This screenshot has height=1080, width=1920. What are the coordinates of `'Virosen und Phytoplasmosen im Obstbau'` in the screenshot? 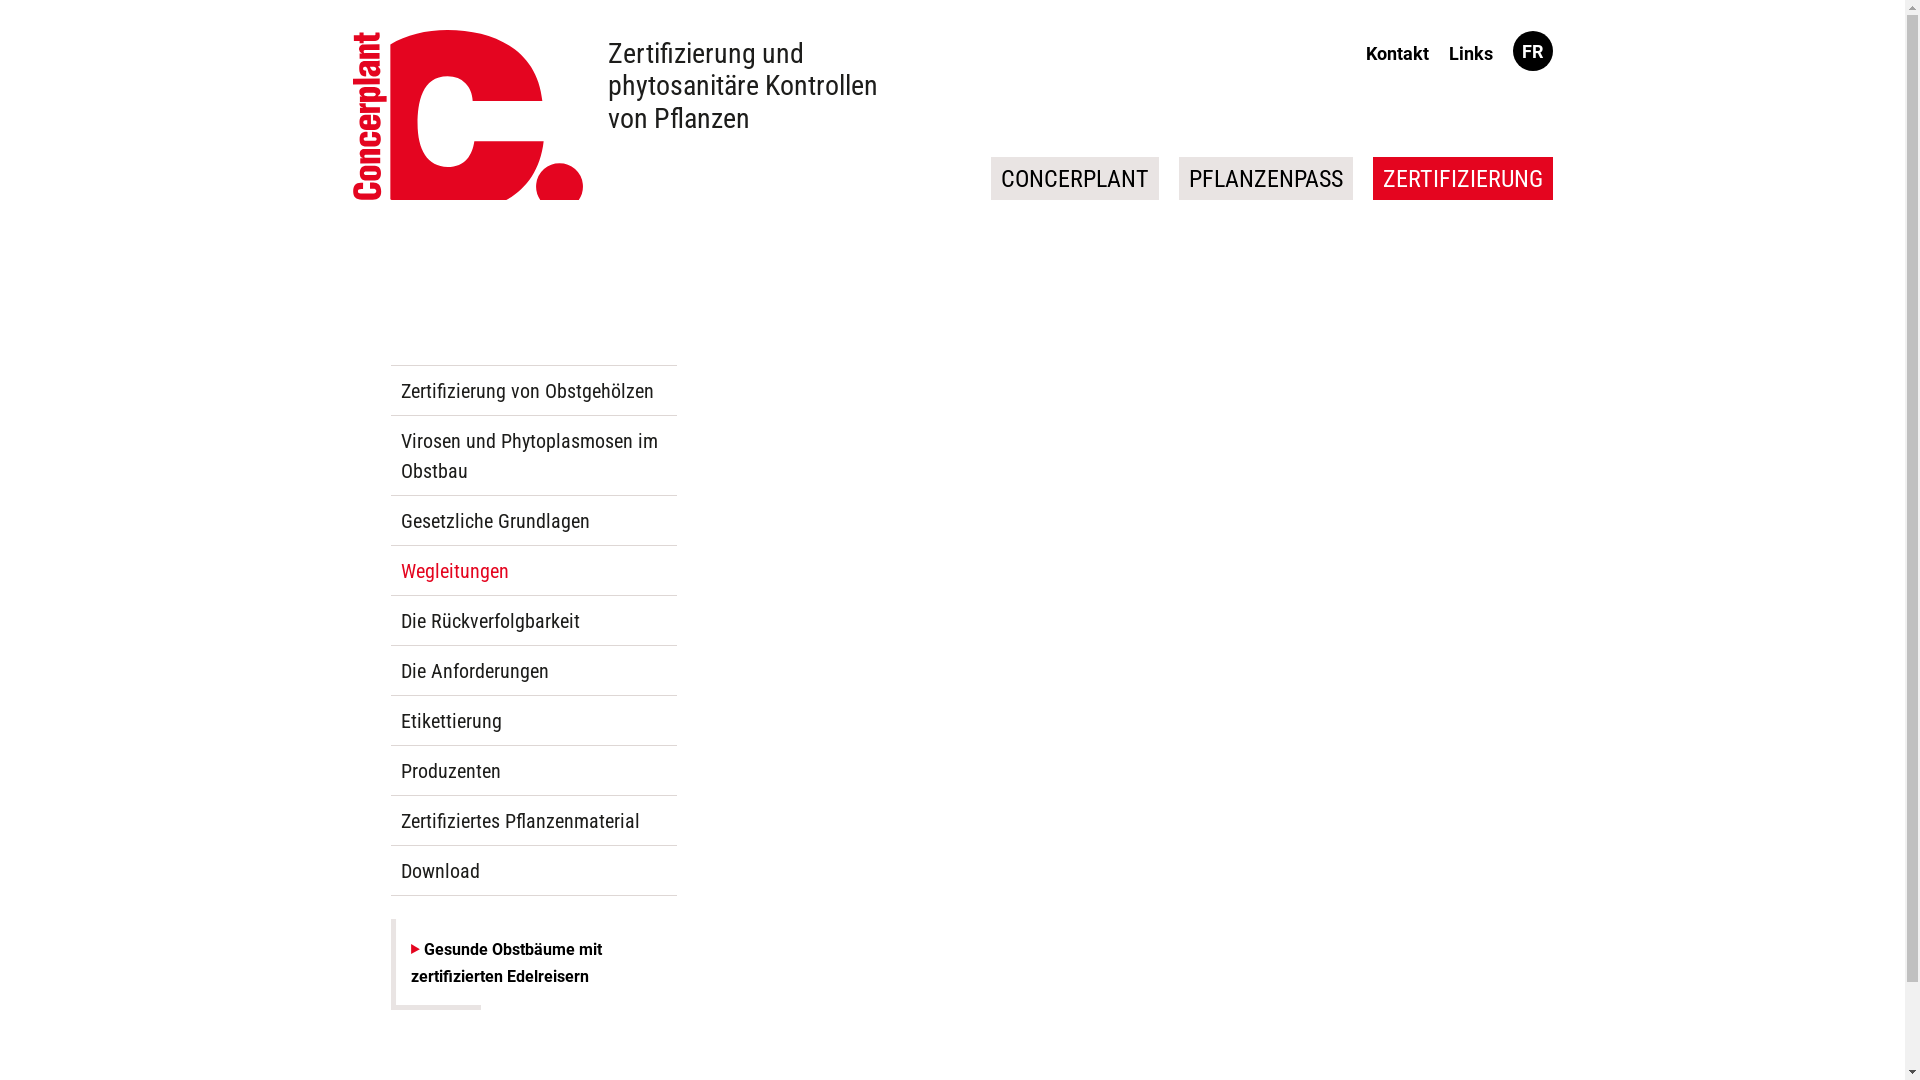 It's located at (532, 455).